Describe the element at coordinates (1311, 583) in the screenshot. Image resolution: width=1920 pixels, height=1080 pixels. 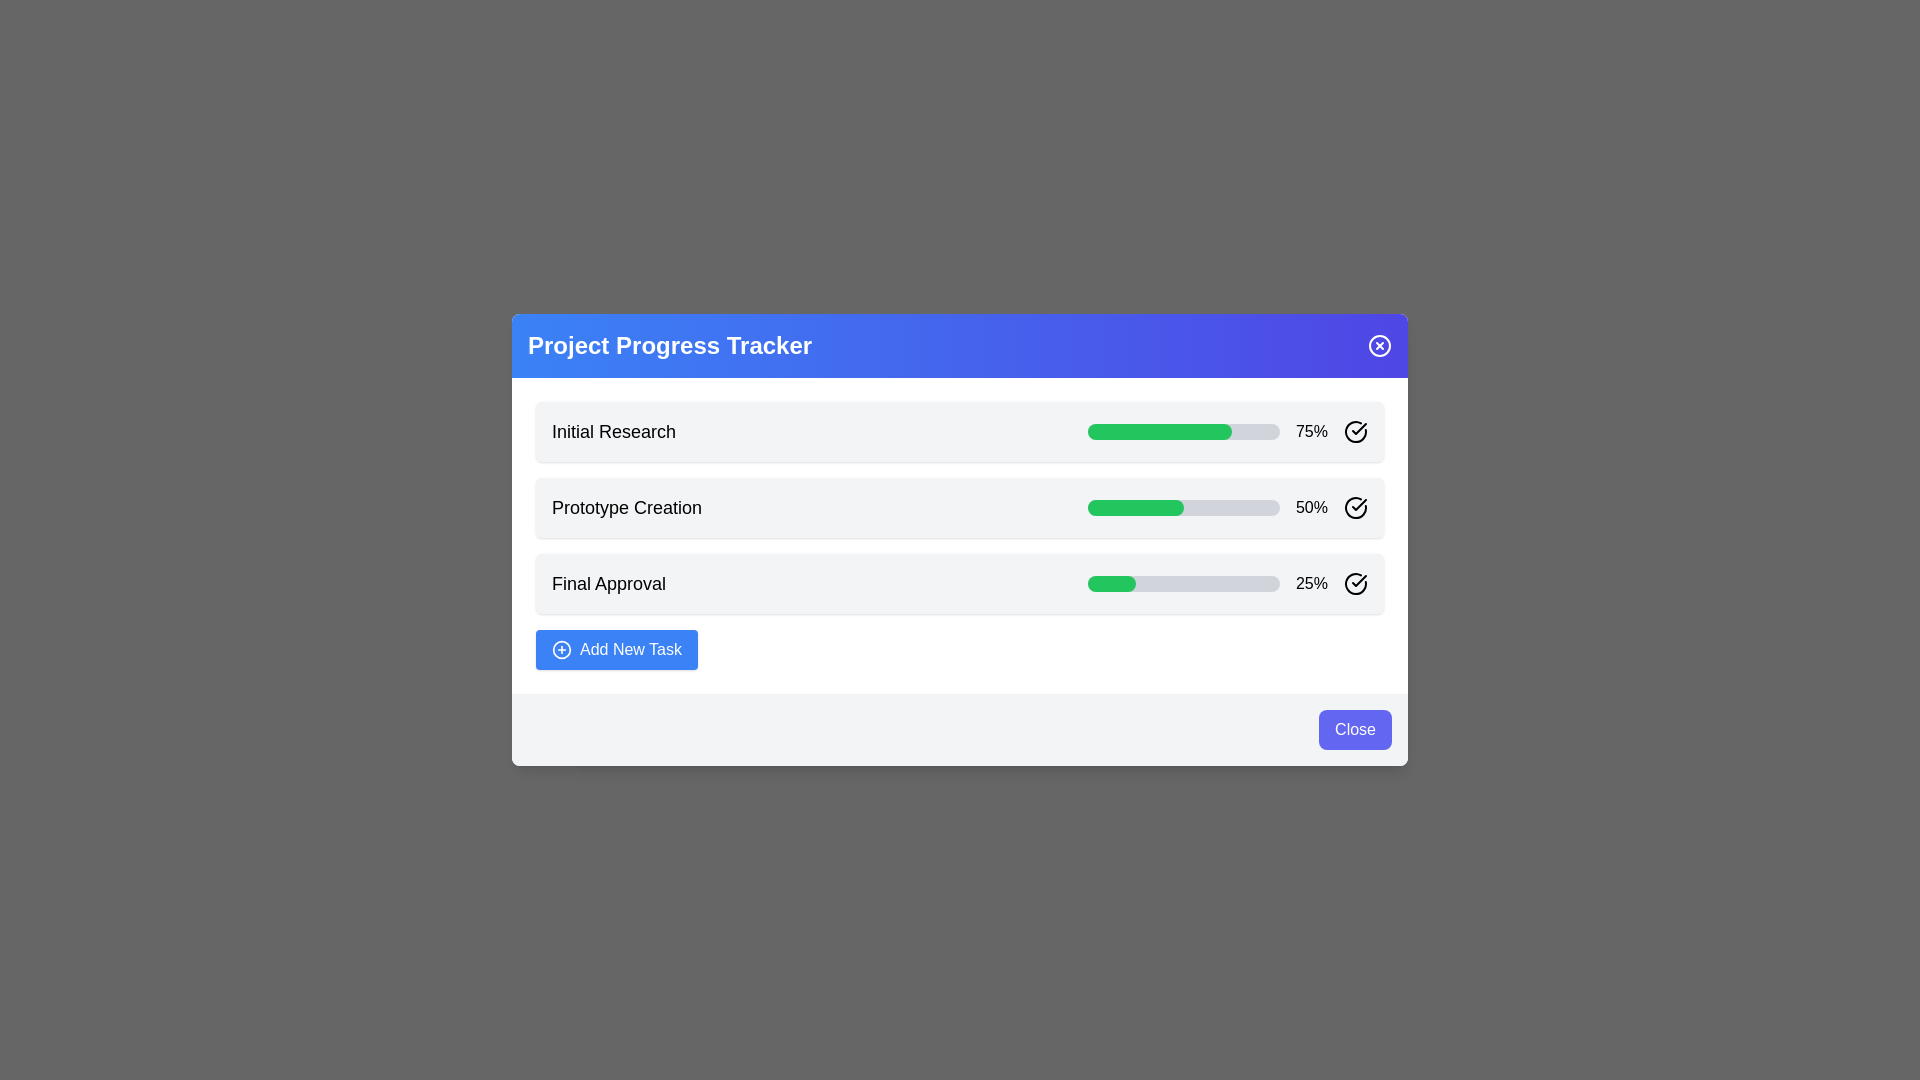
I see `the static text element displaying '25%' in black, which is located in the progress bar section for 'Final Approval'` at that location.